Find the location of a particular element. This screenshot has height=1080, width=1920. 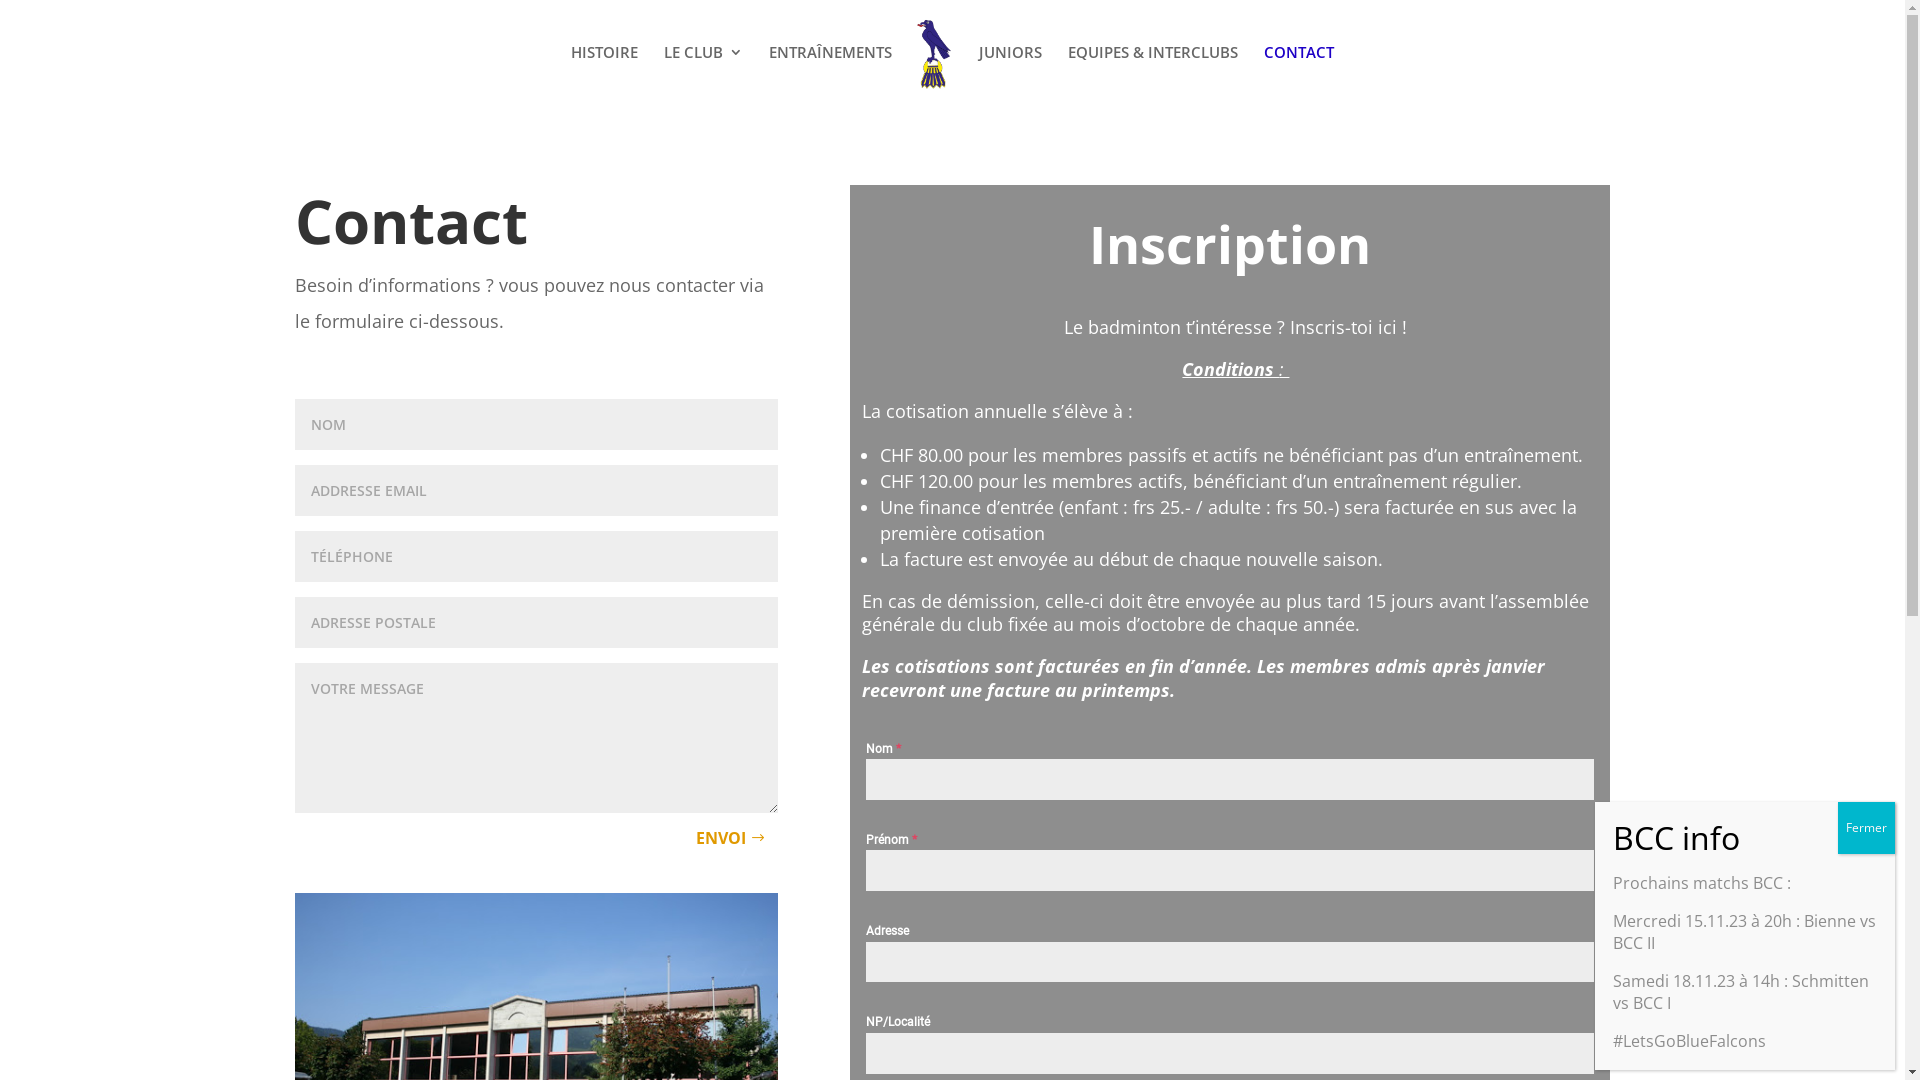

'Fermer' is located at coordinates (1865, 828).